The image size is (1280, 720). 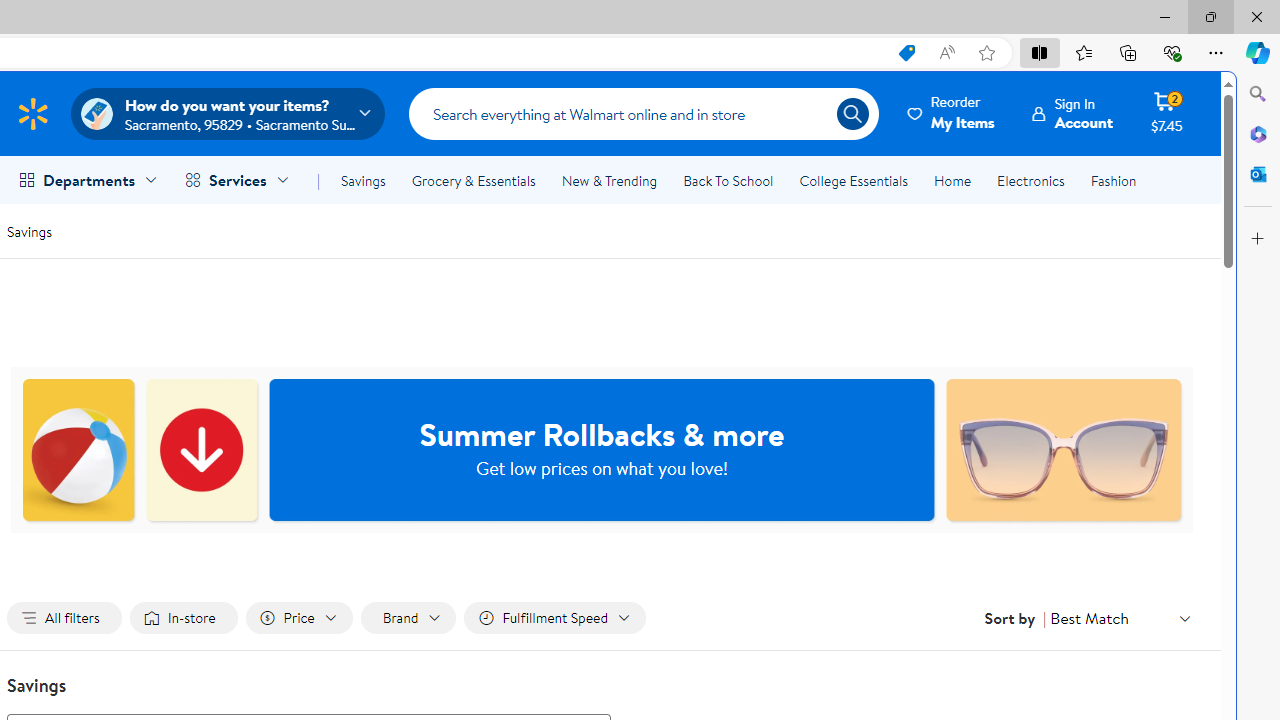 What do you see at coordinates (297, 617) in the screenshot?
I see `'Filter by Price not applied, activate to change'` at bounding box center [297, 617].